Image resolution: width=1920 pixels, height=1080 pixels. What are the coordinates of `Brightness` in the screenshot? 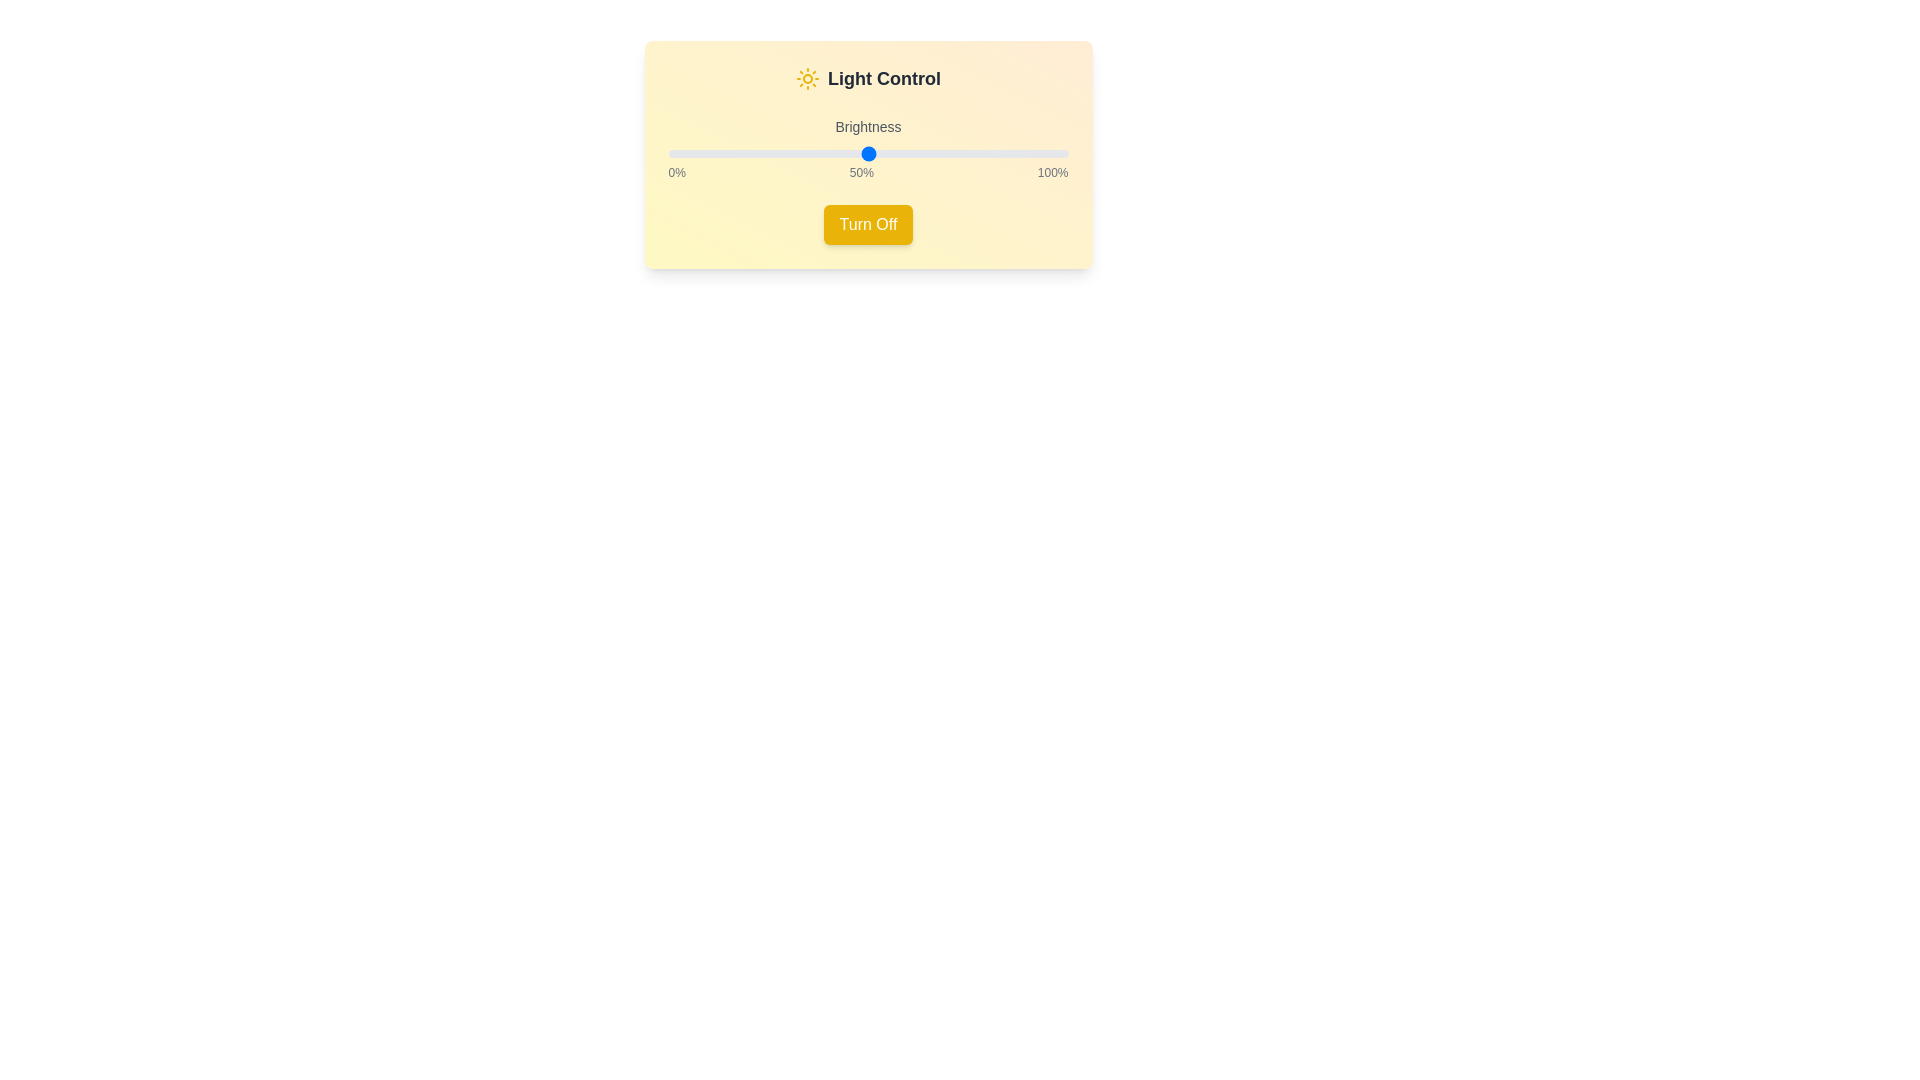 It's located at (723, 153).